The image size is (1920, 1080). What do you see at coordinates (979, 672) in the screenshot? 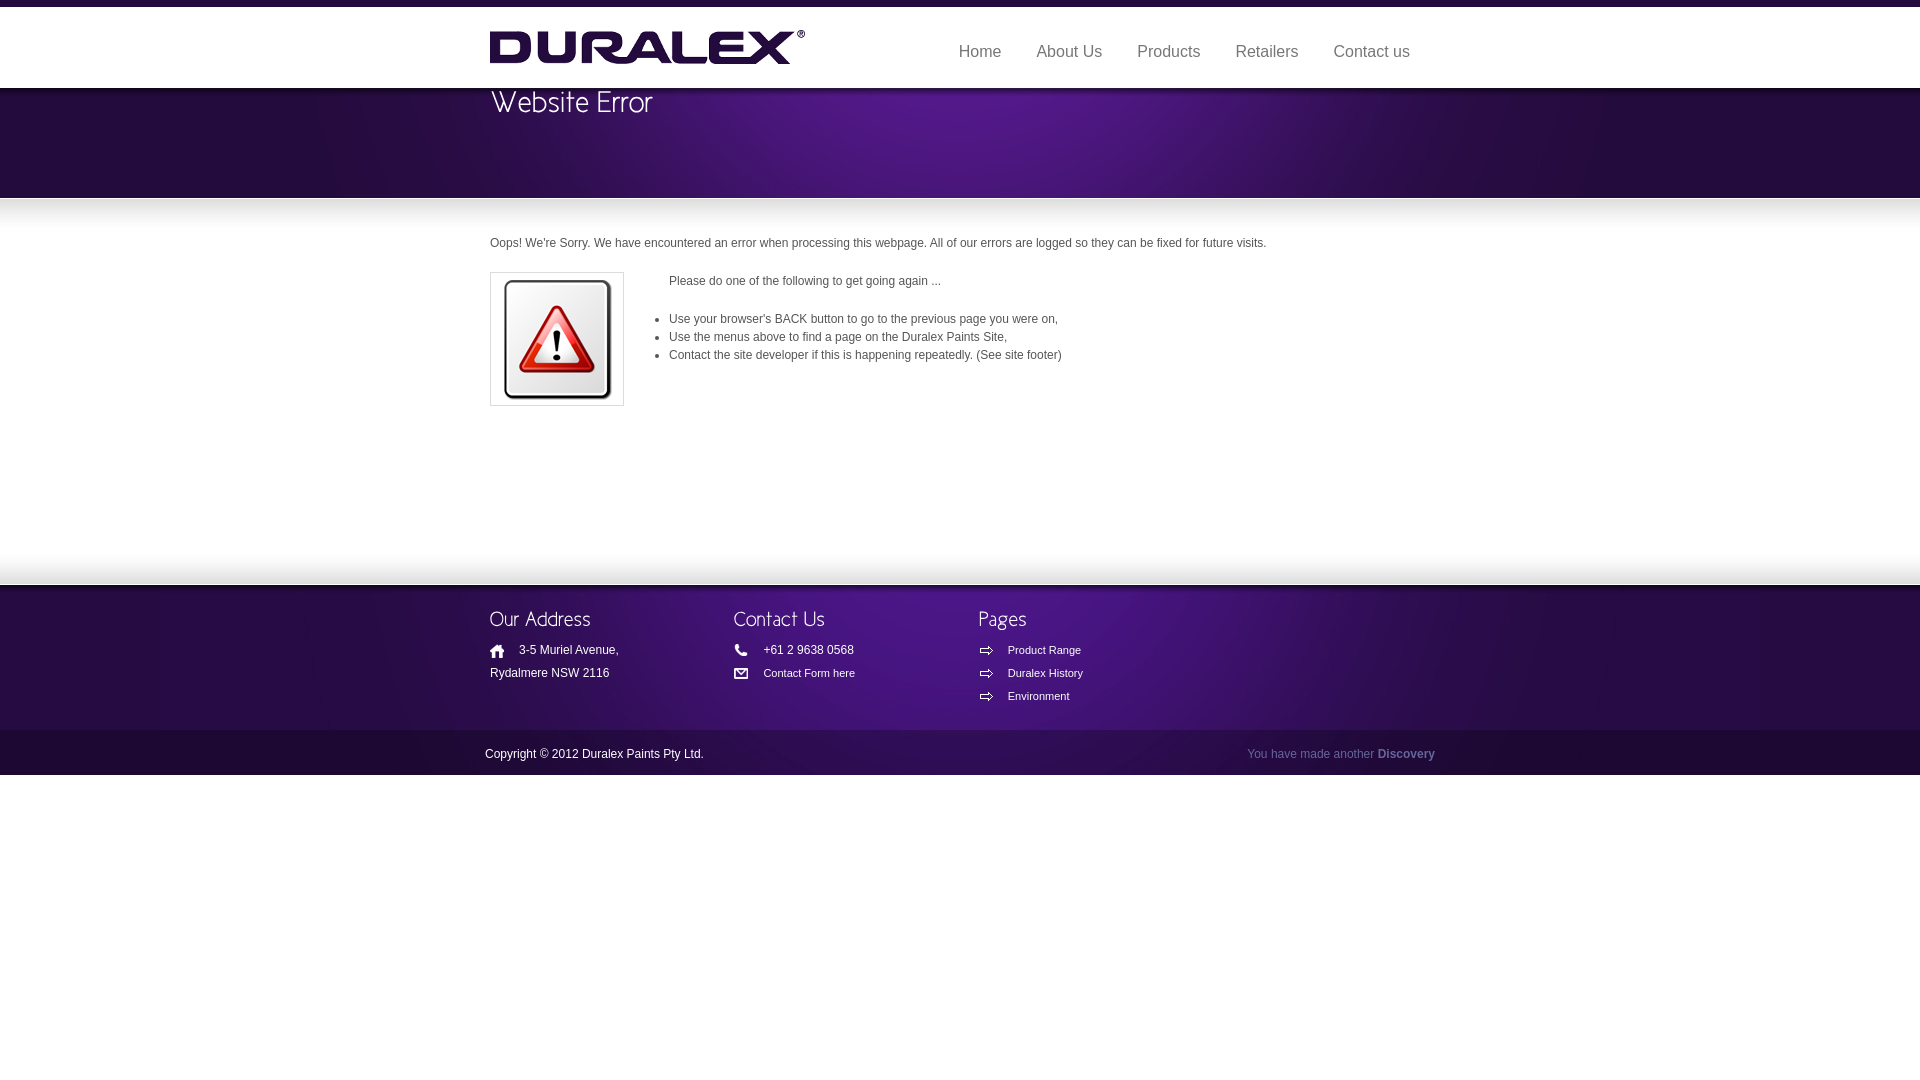
I see `'Duralex History'` at bounding box center [979, 672].